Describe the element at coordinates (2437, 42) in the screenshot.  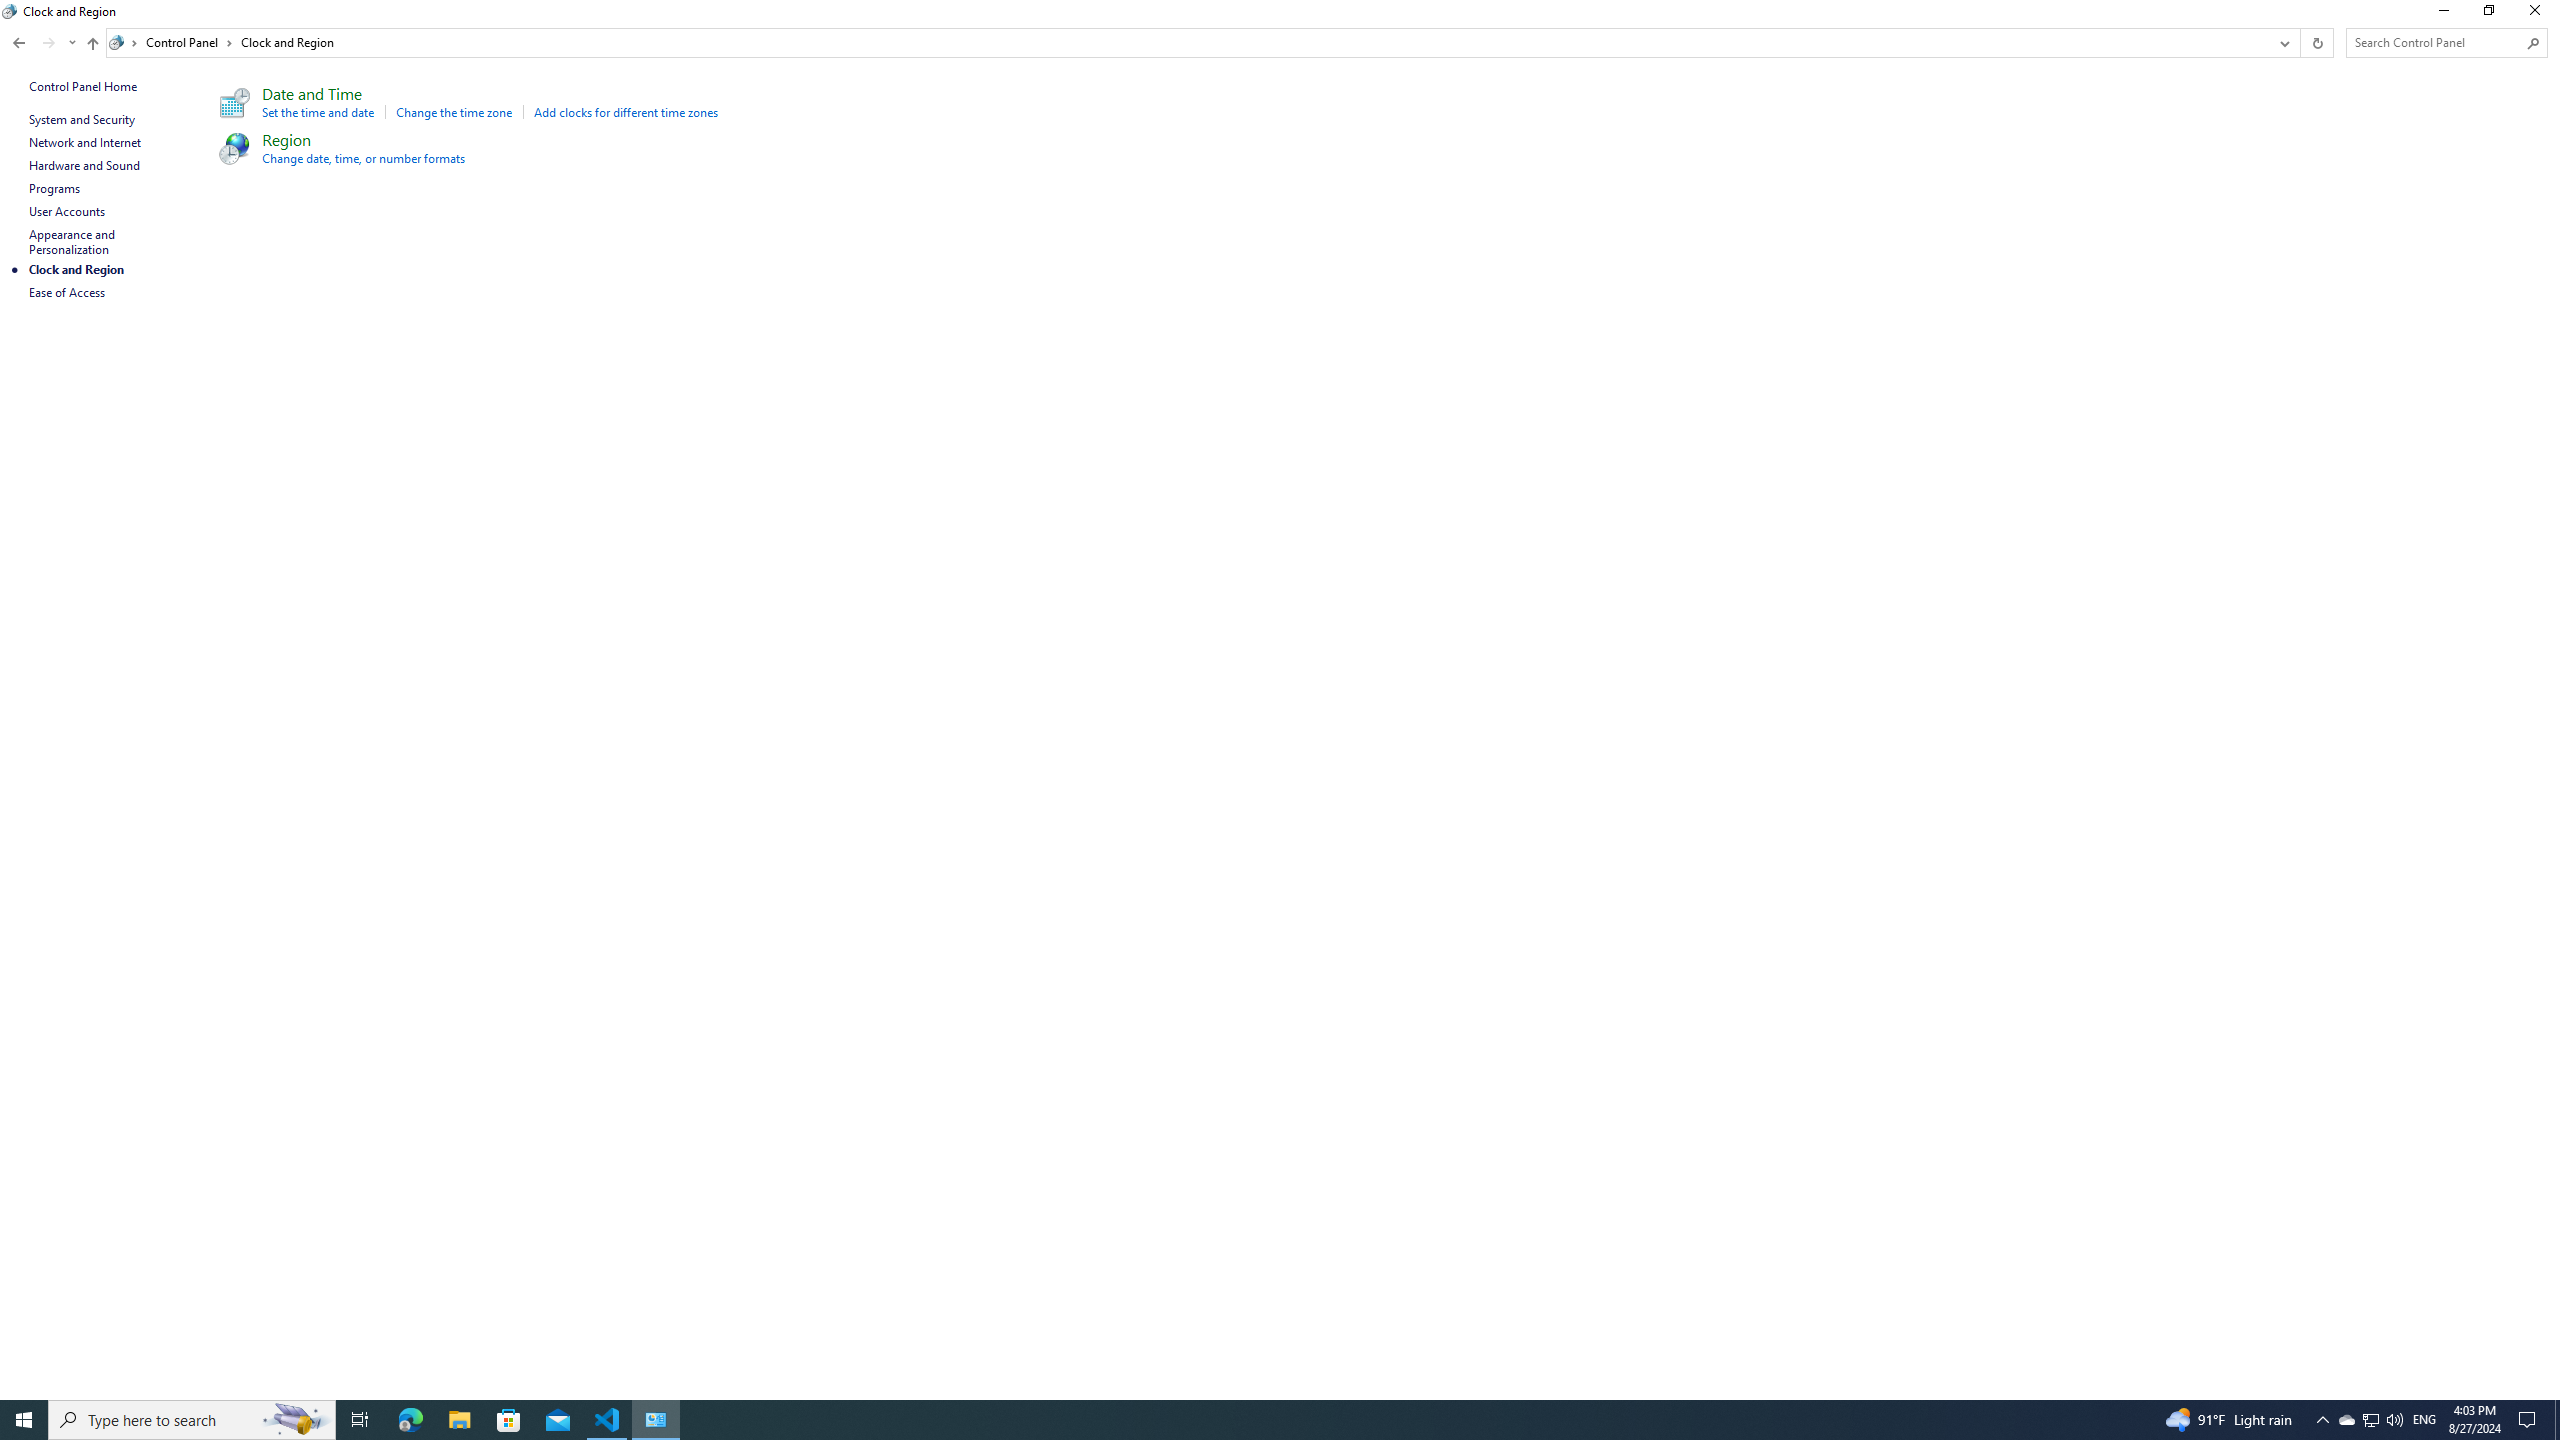
I see `'Search Box'` at that location.